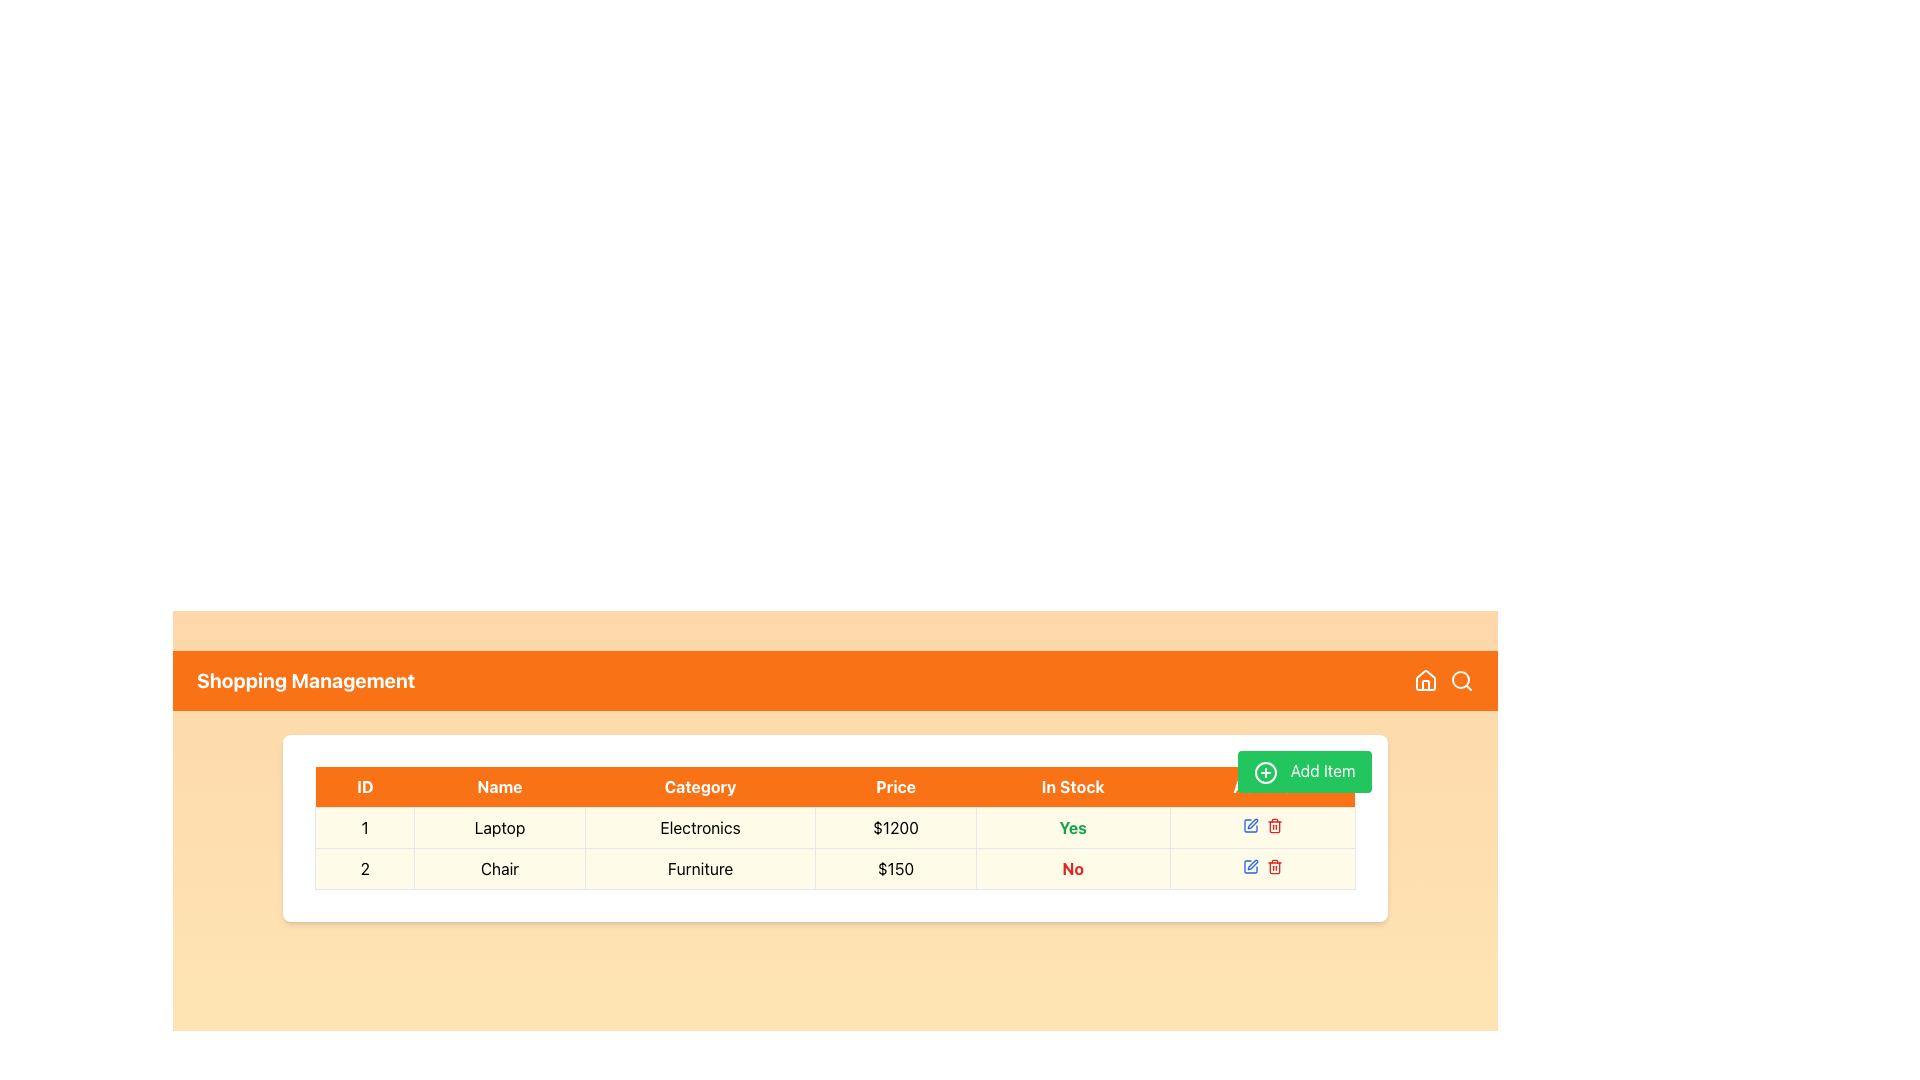  Describe the element at coordinates (1424, 678) in the screenshot. I see `the orange house icon located in the top-right corner of the interface` at that location.